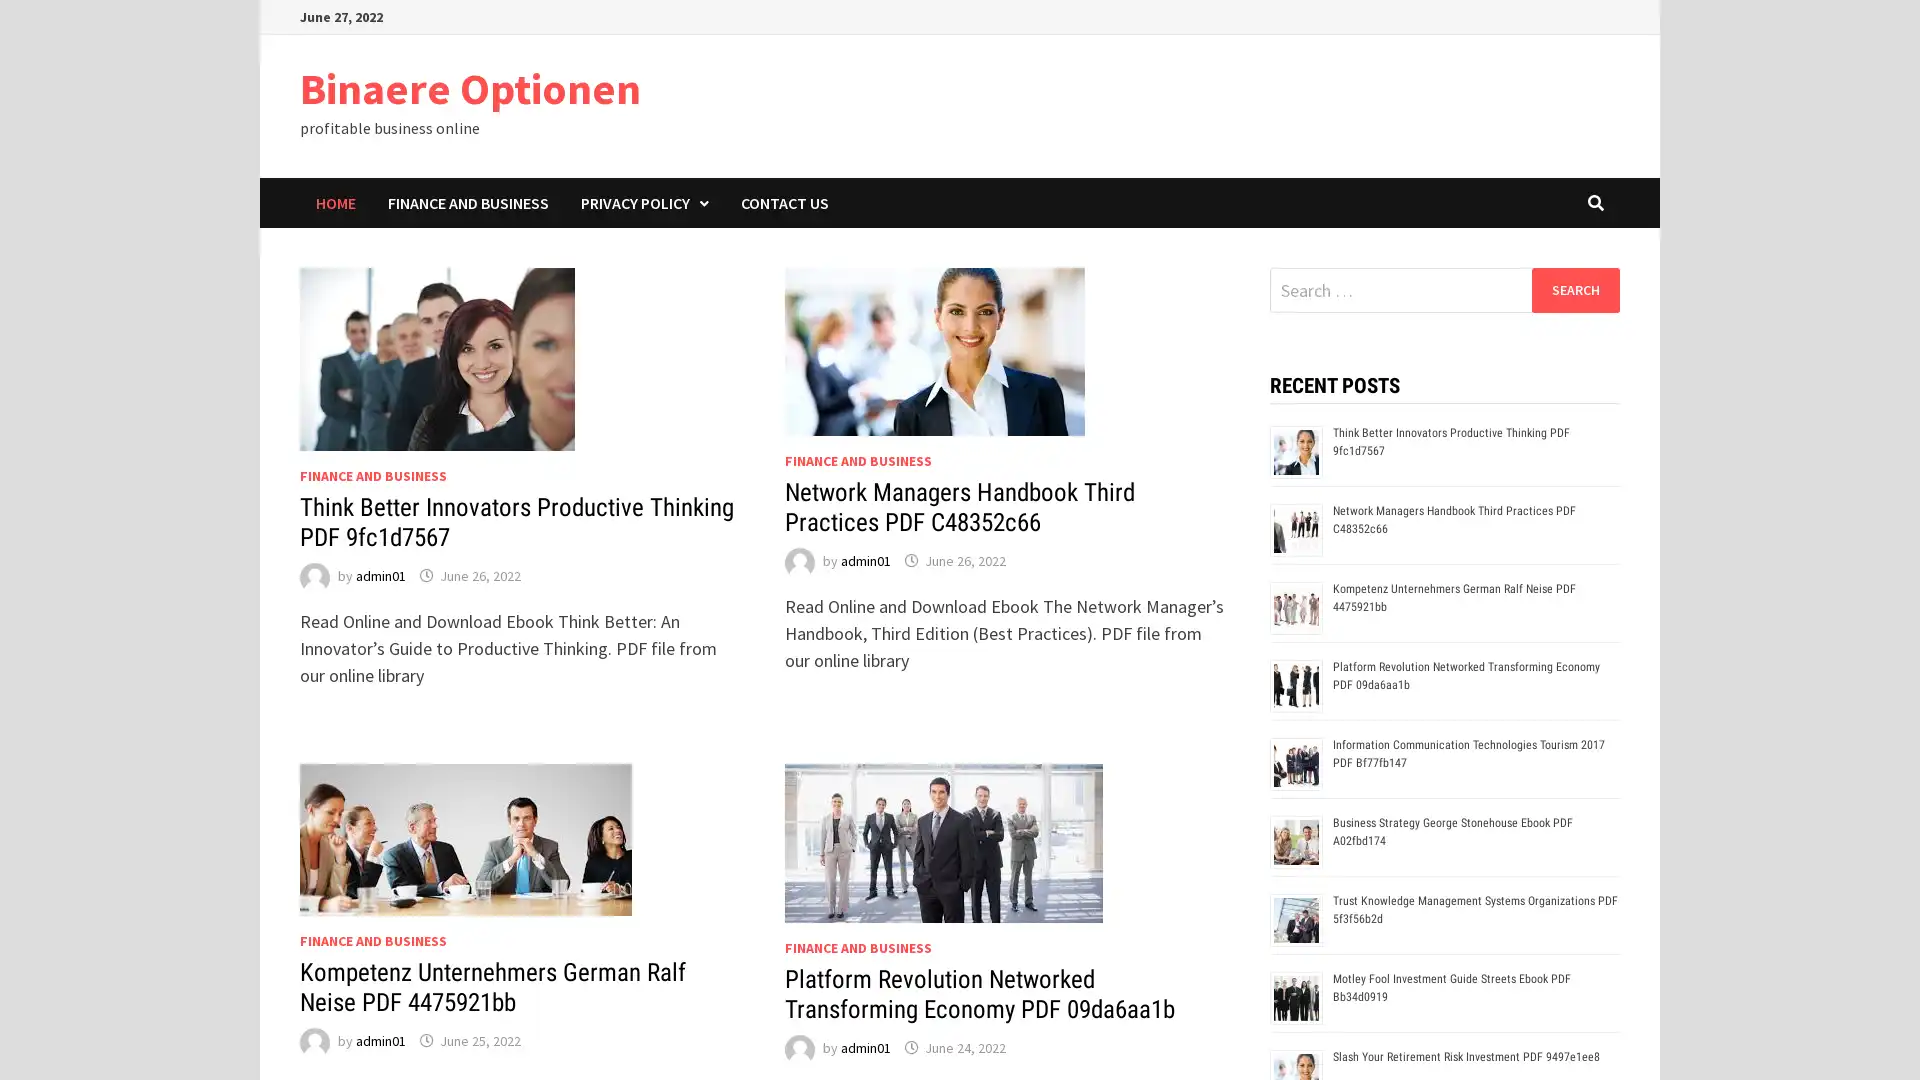 The width and height of the screenshot is (1920, 1080). Describe the element at coordinates (1574, 289) in the screenshot. I see `Search` at that location.